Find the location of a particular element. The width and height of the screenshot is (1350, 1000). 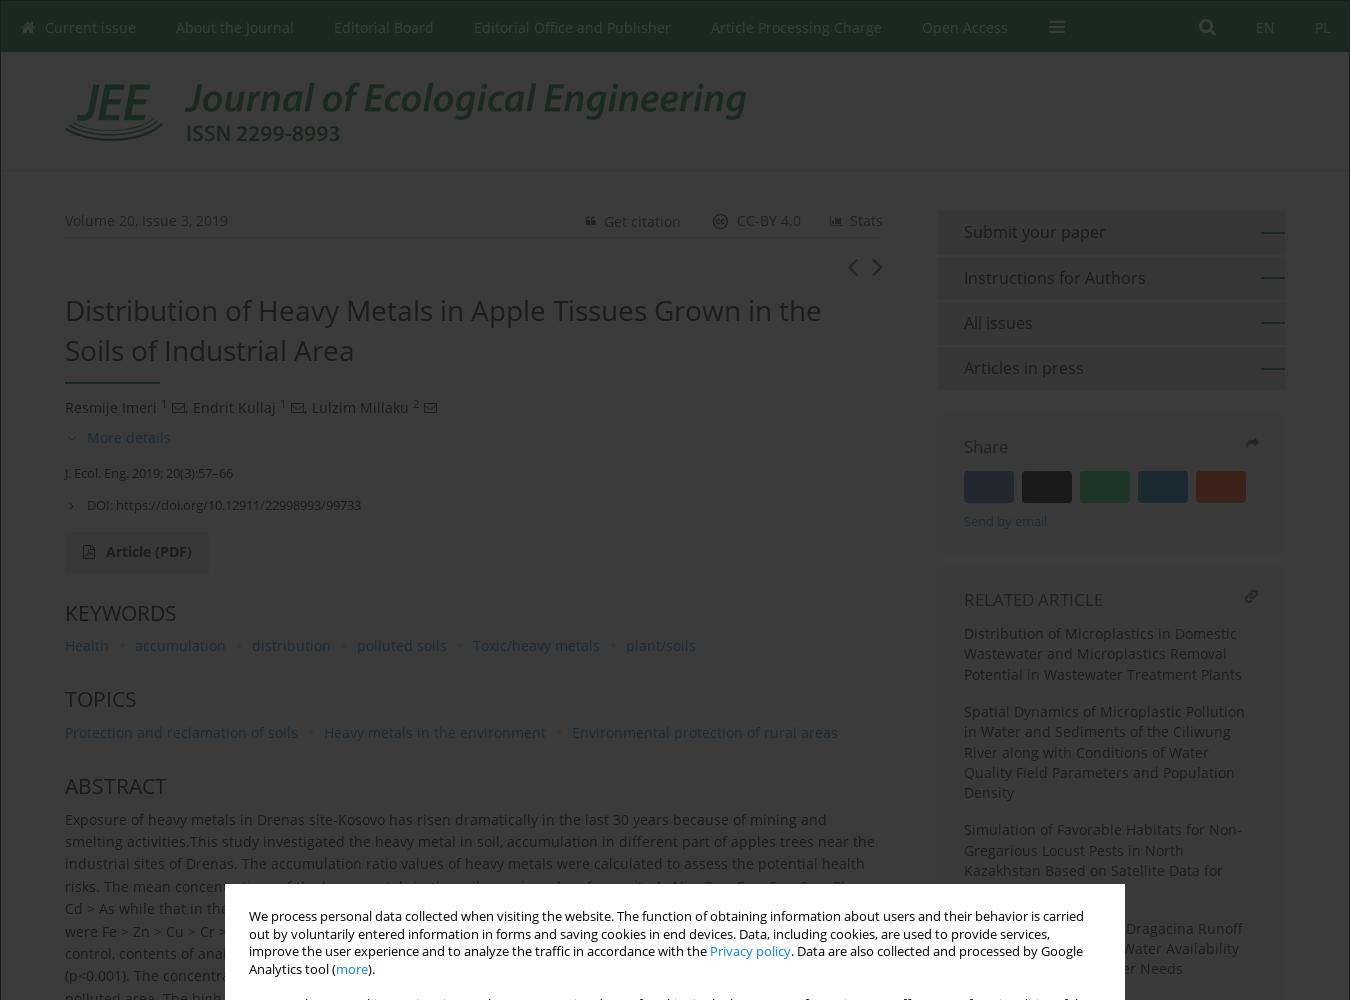

'We process personal data collected when visiting the website. The function of obtaining information about users and their behavior is carried out by voluntarily entered information in forms and saving cookies in end devices. Data, including cookies, are used to provide services, improve the user experience and to analyze the traffic in accordance with the' is located at coordinates (666, 934).